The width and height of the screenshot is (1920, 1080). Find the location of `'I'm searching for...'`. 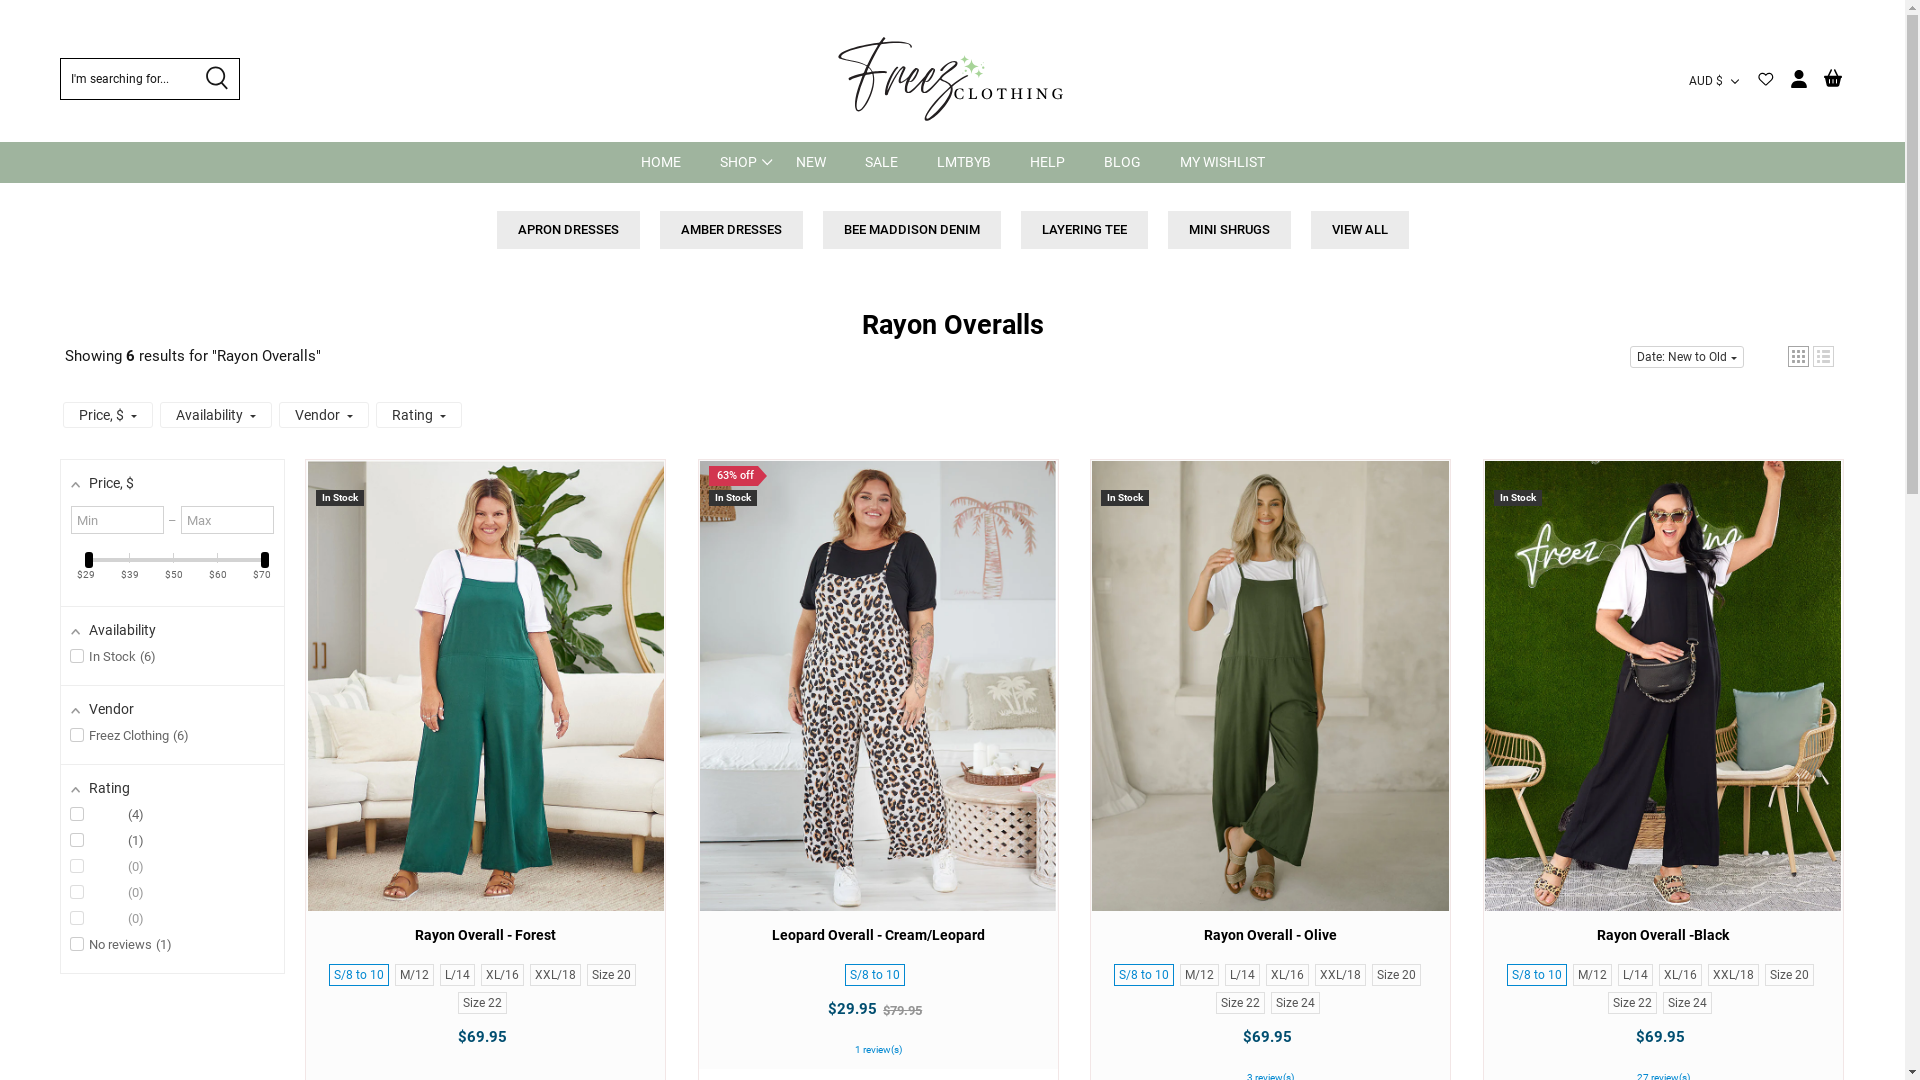

'I'm searching for...' is located at coordinates (148, 77).